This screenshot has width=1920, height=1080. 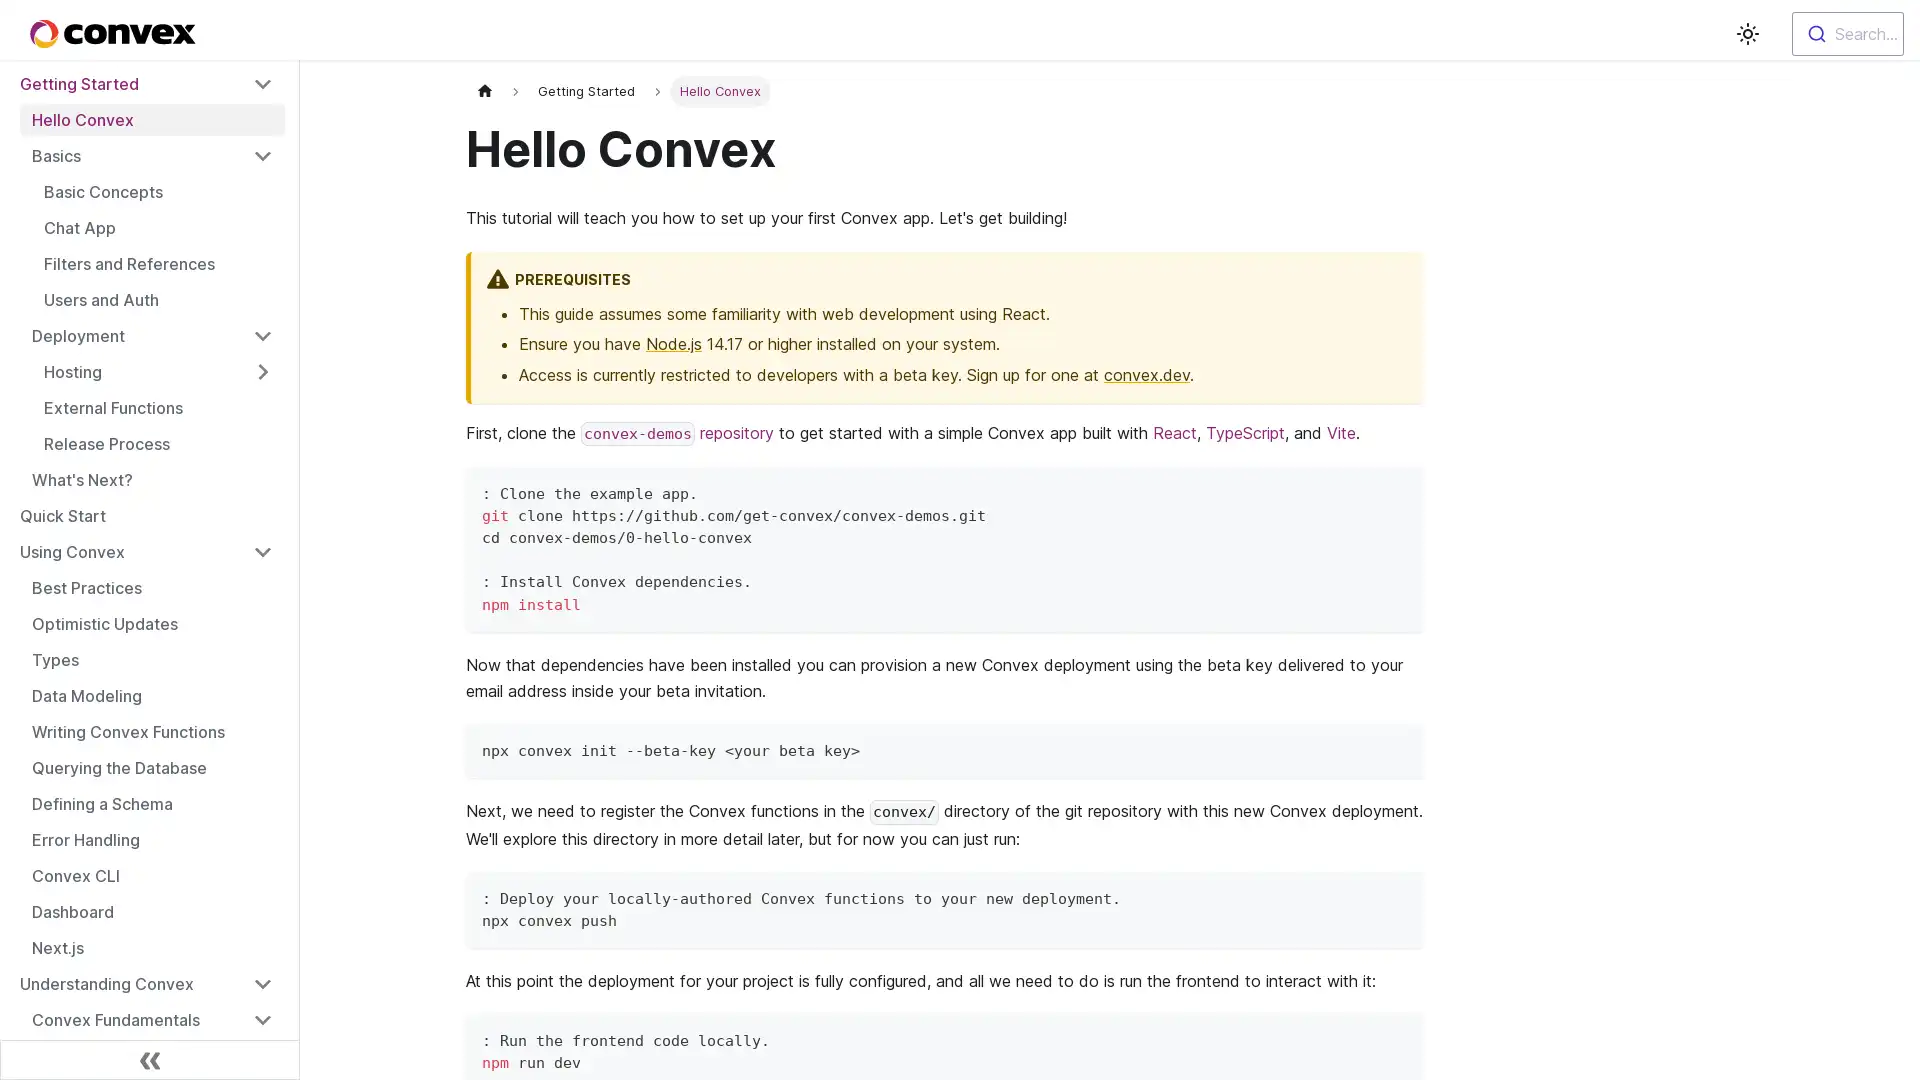 I want to click on Toggle the collapsible sidebar category 'Convex Fundamentals', so click(x=262, y=1019).